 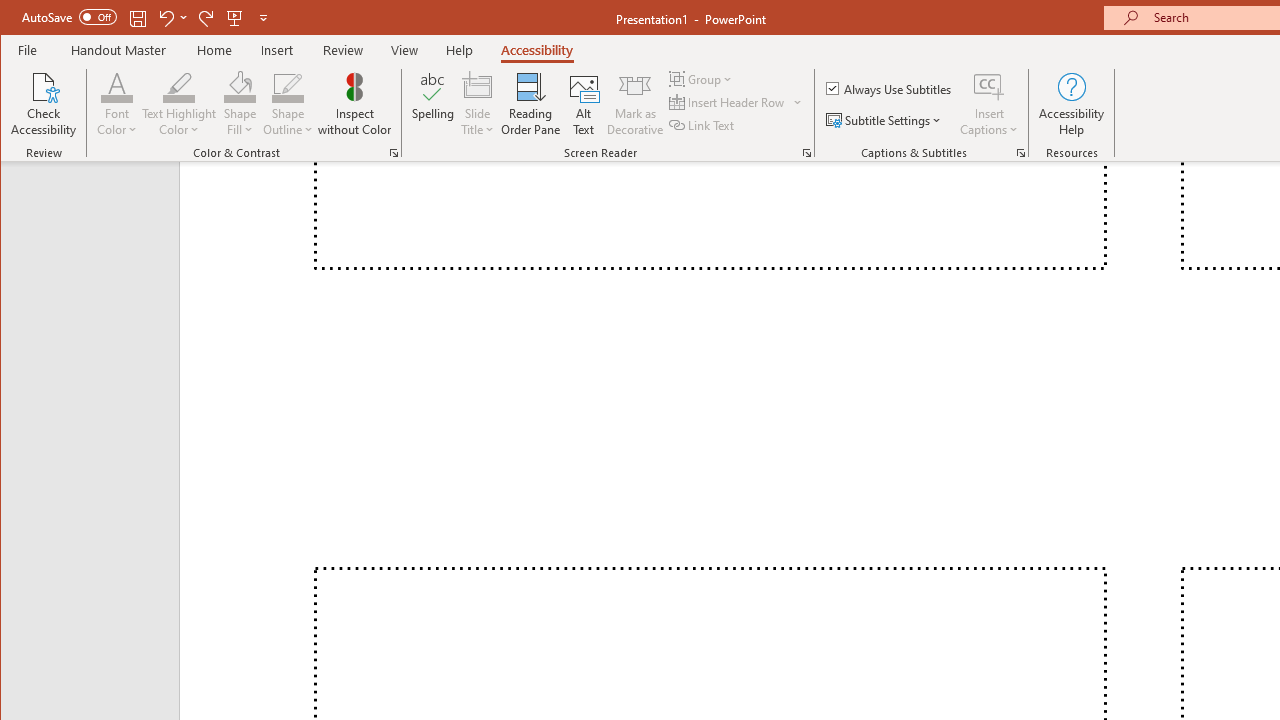 What do you see at coordinates (531, 104) in the screenshot?
I see `'Reading Order Pane'` at bounding box center [531, 104].